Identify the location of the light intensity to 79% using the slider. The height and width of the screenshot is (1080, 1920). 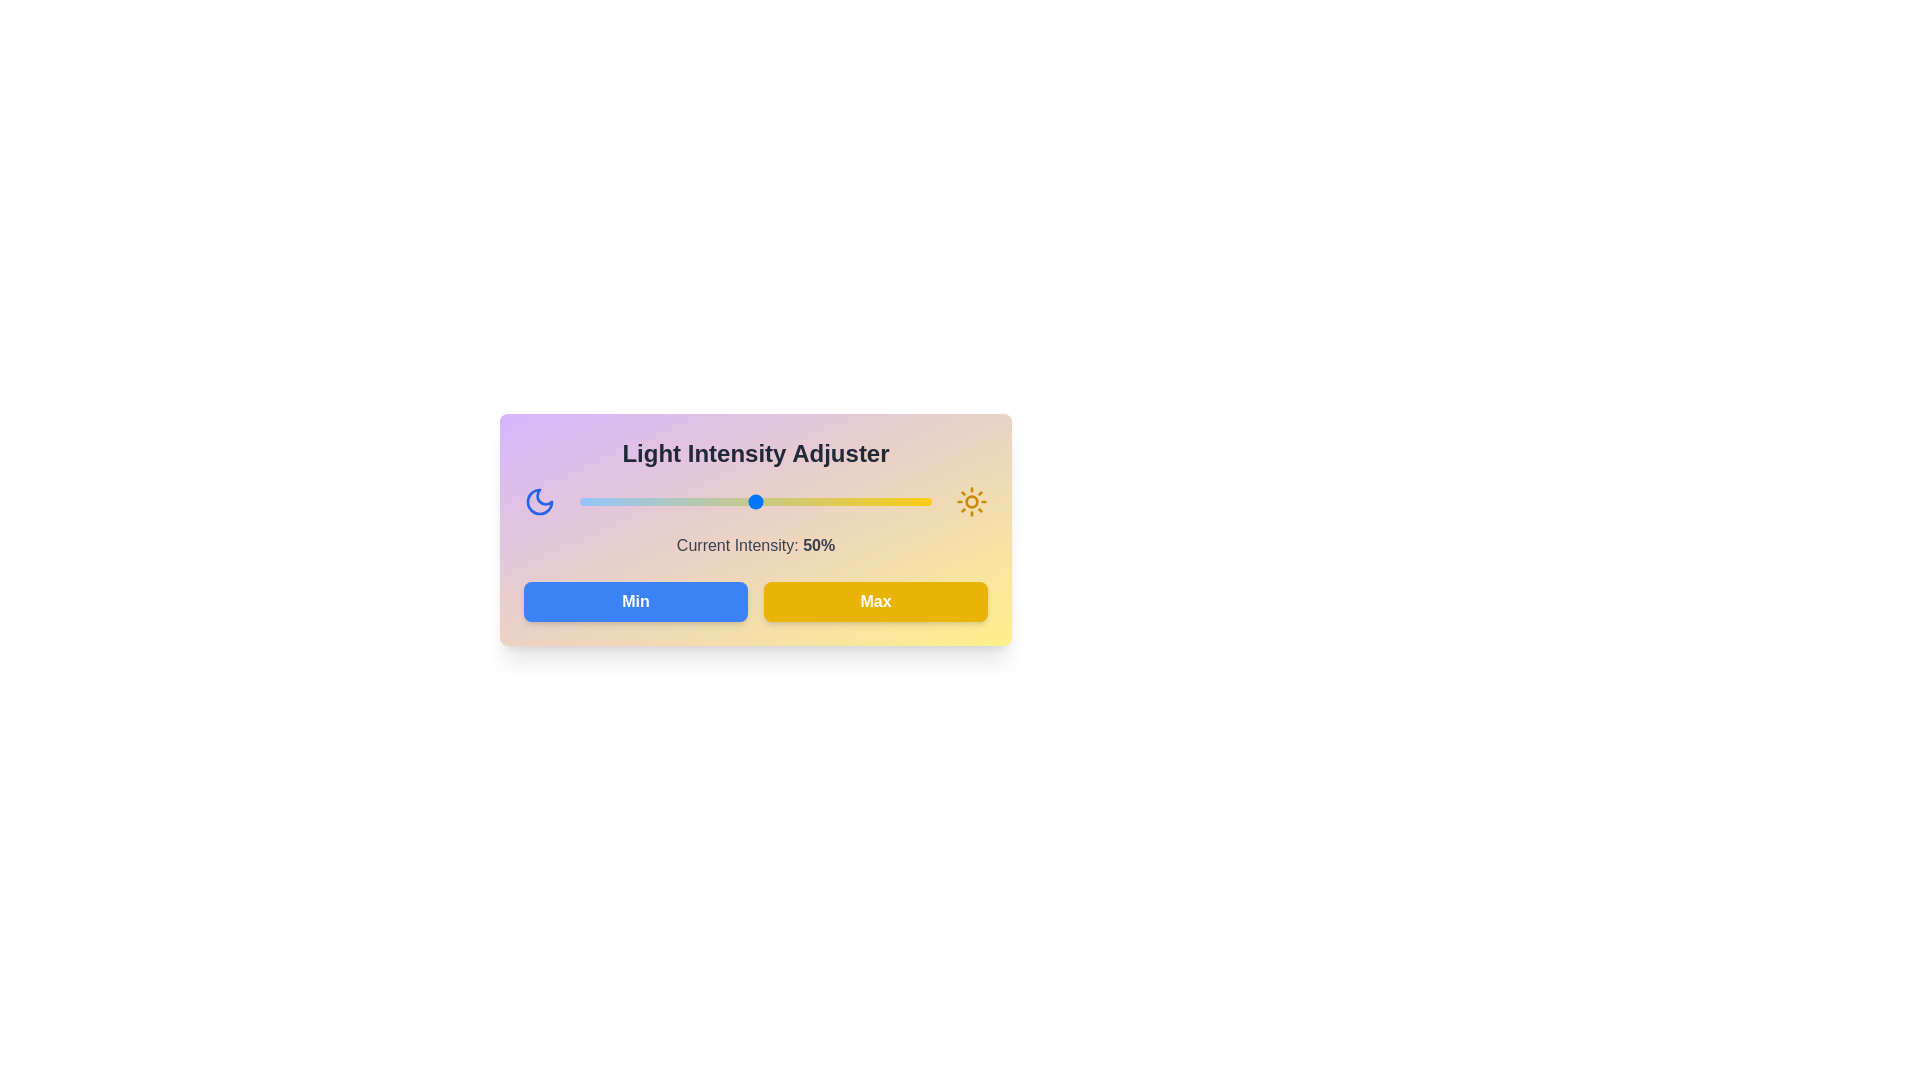
(858, 500).